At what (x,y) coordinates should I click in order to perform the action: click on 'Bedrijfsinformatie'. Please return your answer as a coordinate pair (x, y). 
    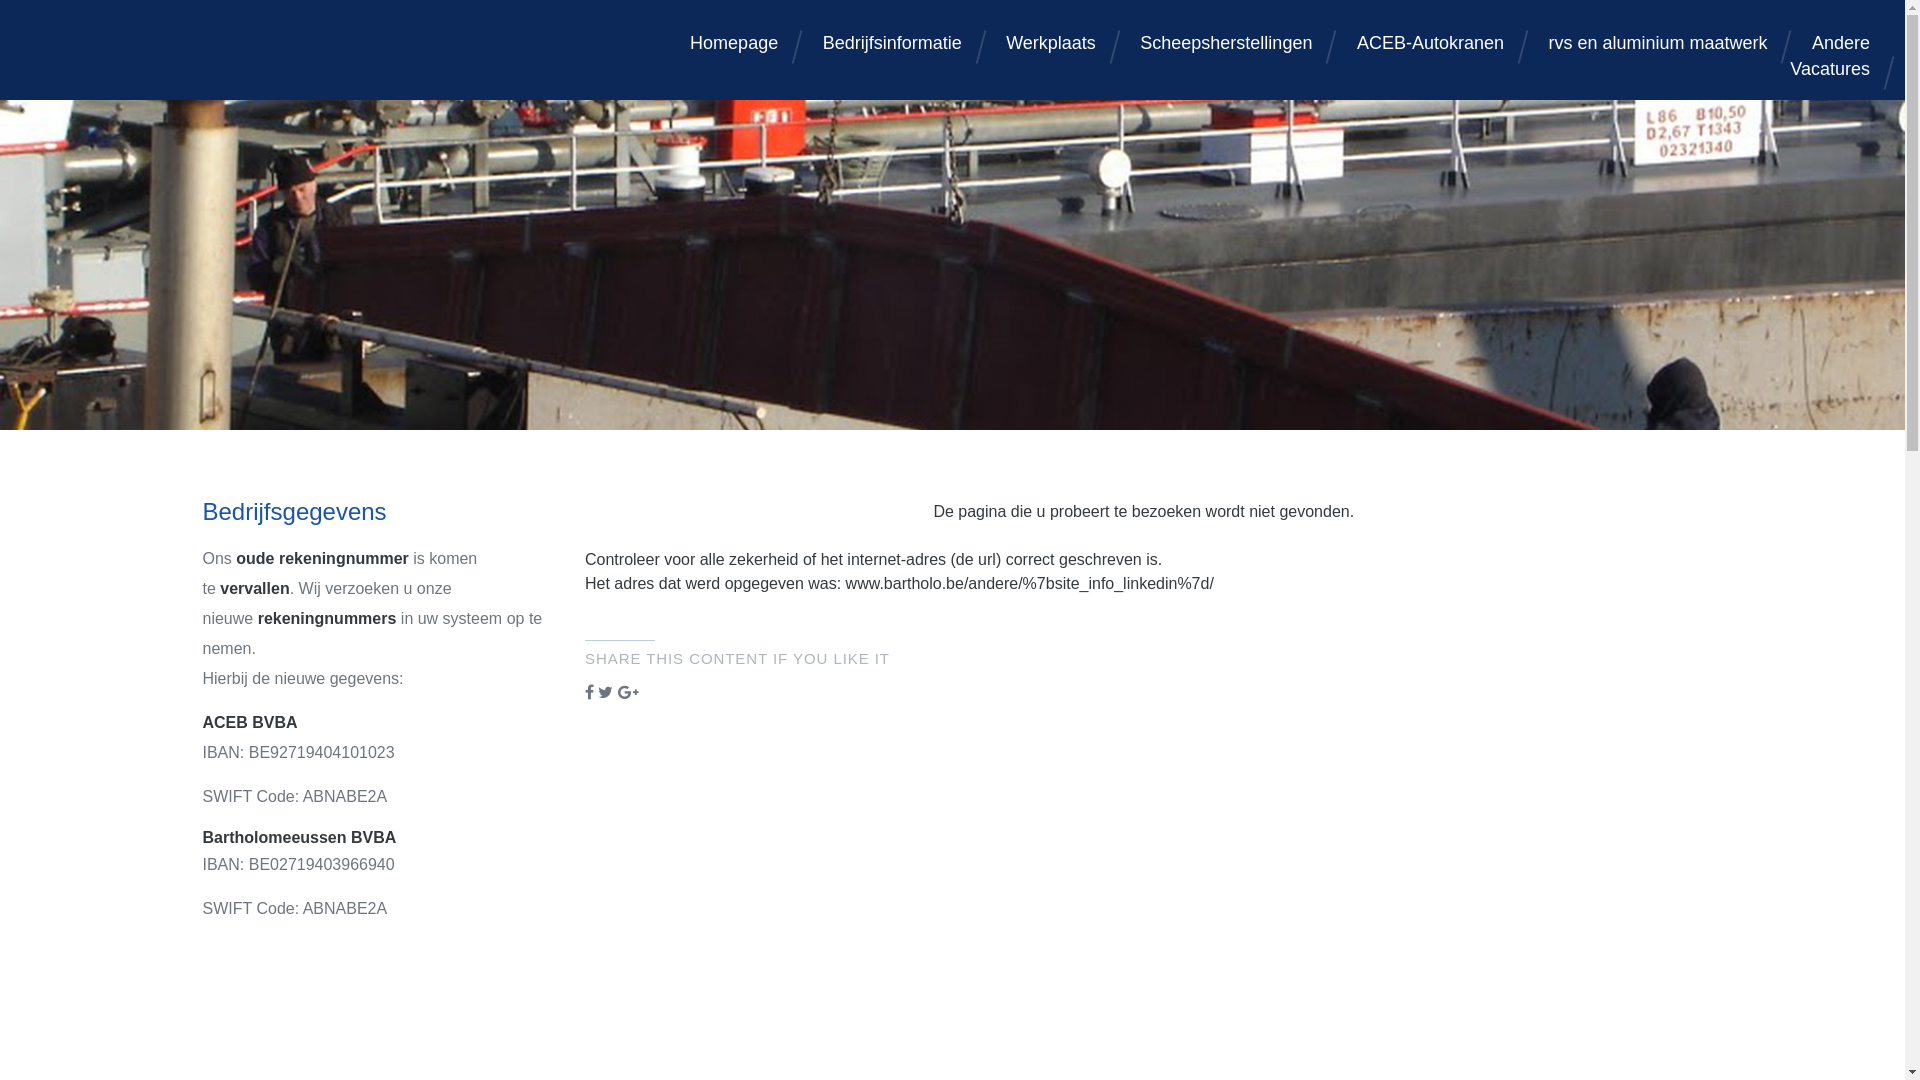
    Looking at the image, I should click on (891, 42).